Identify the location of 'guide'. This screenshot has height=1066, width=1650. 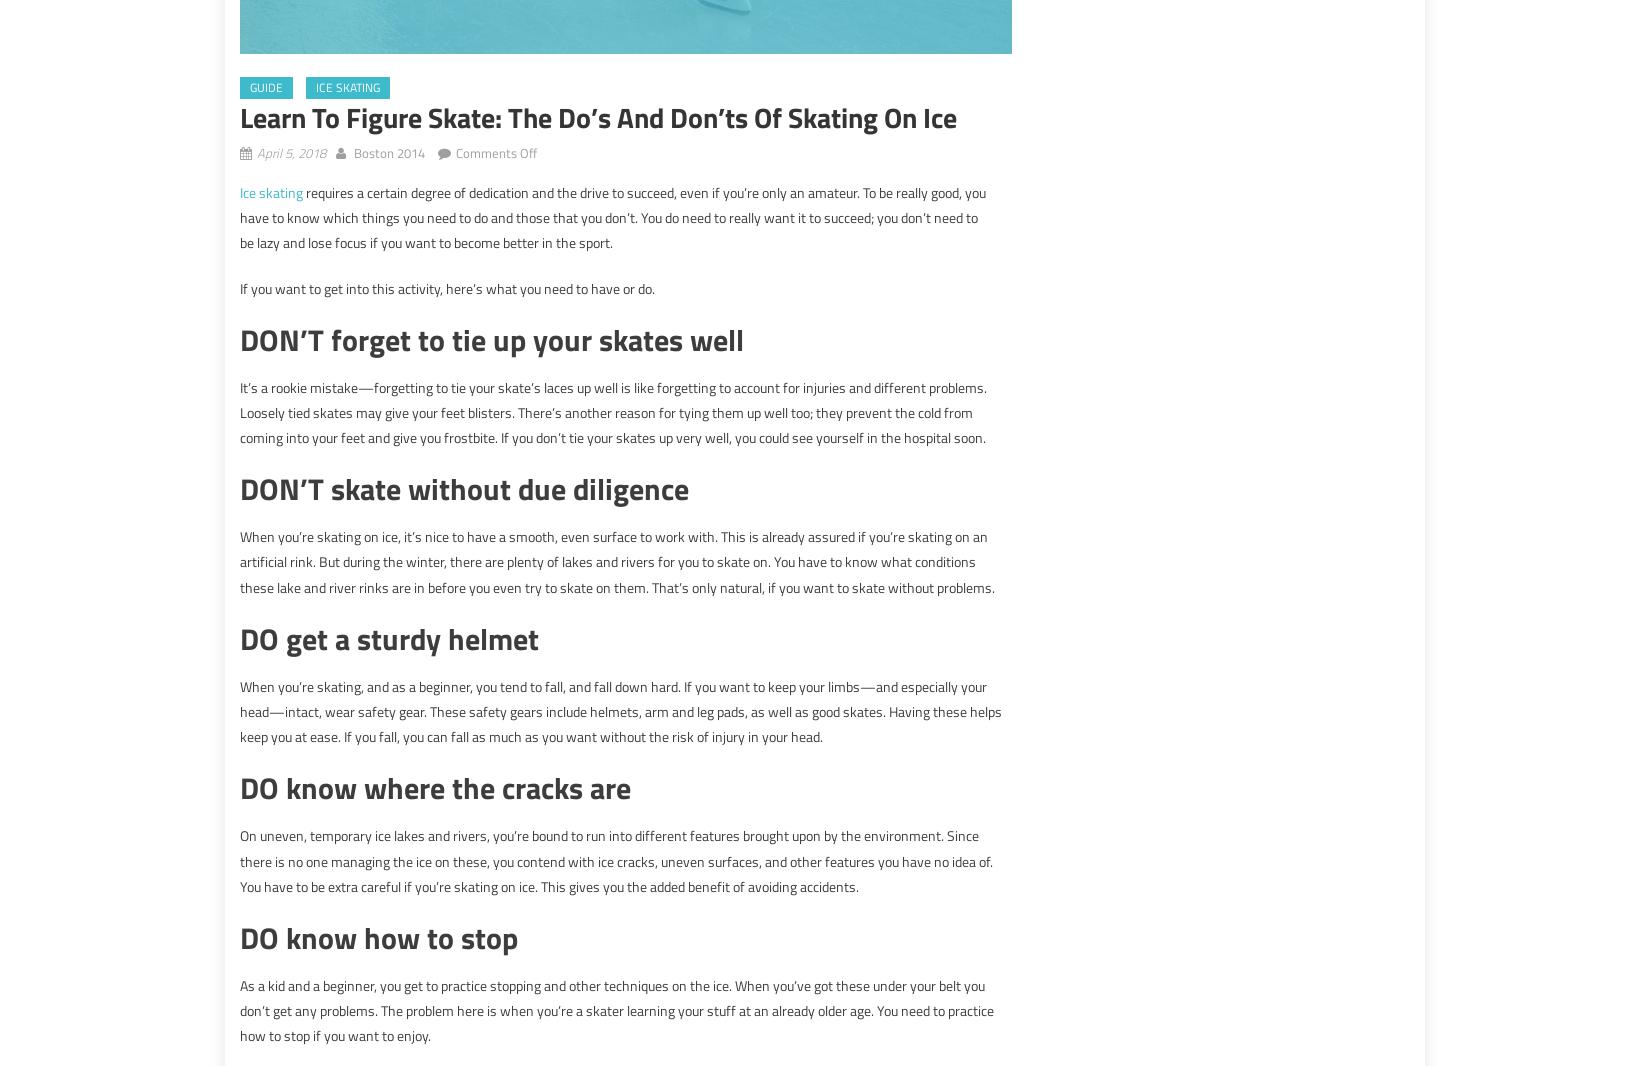
(266, 86).